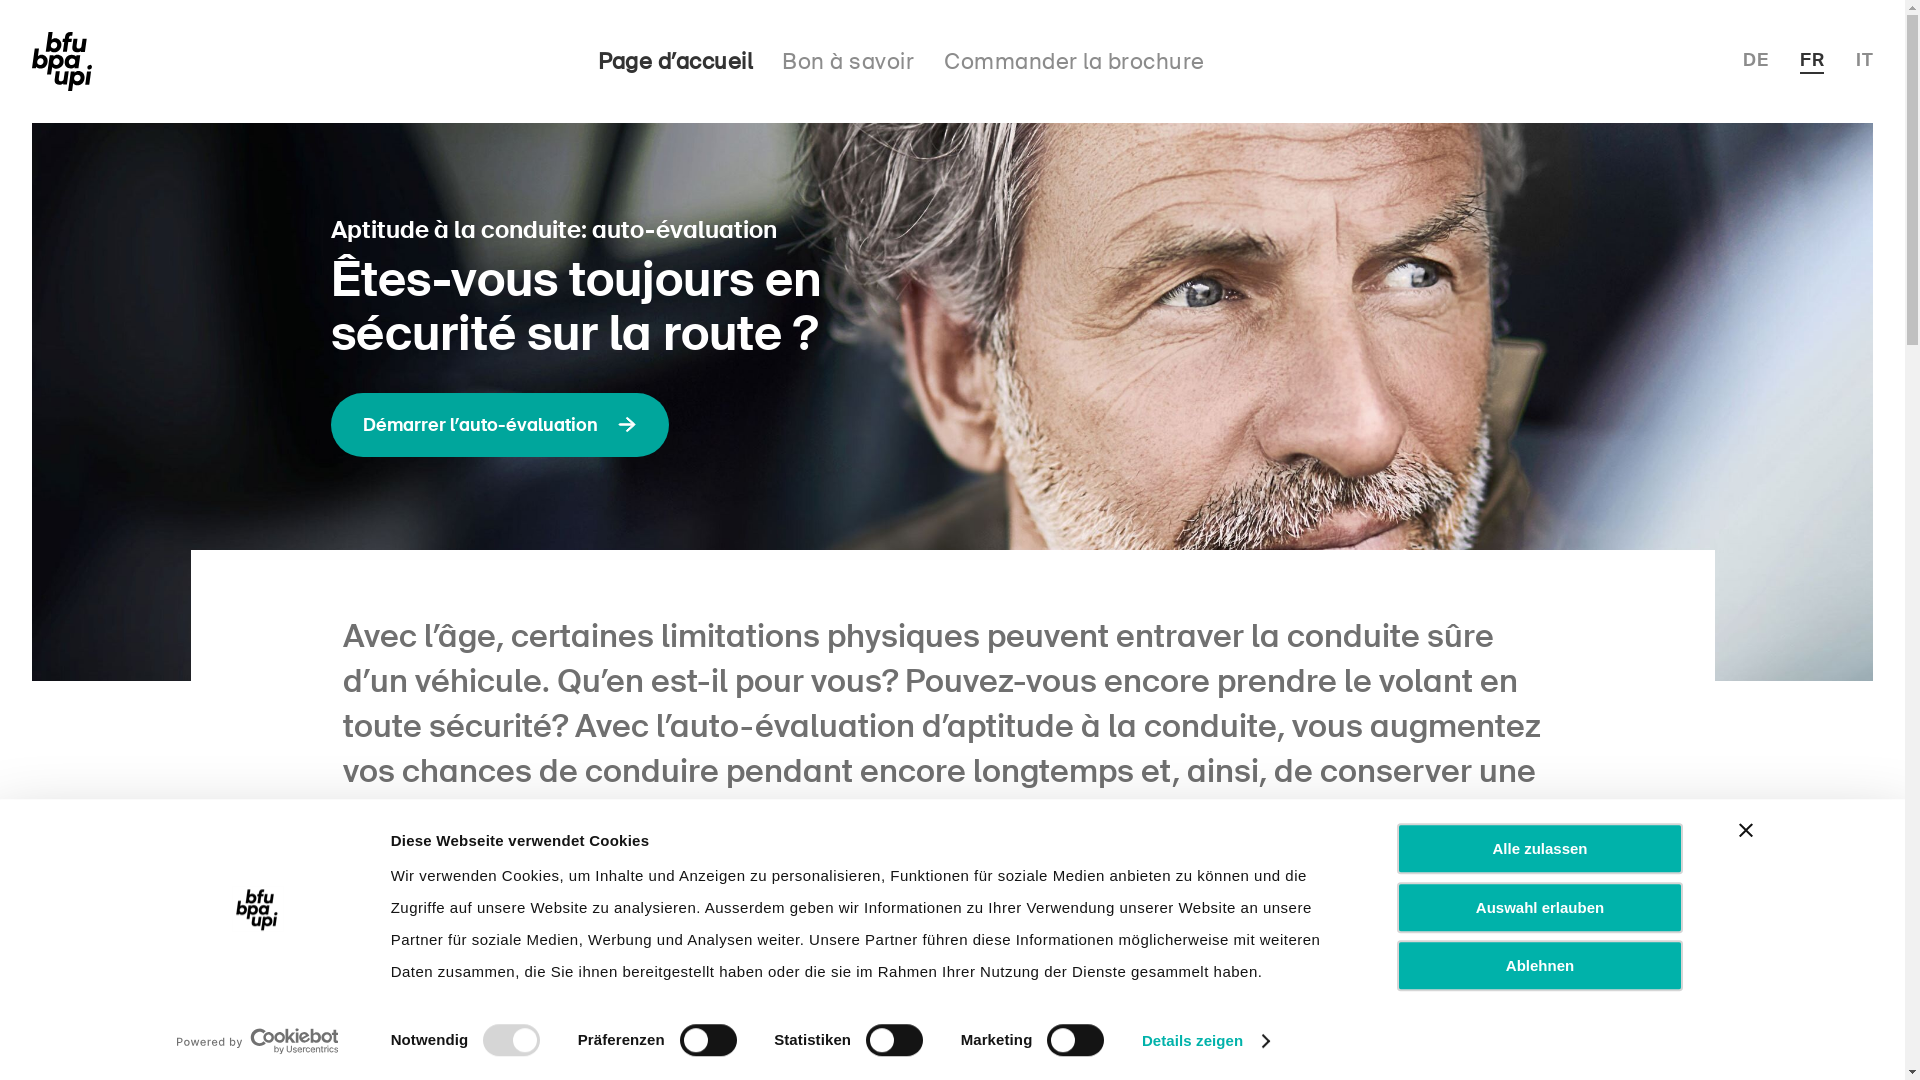 The height and width of the screenshot is (1080, 1920). What do you see at coordinates (1539, 964) in the screenshot?
I see `'Ablehnen'` at bounding box center [1539, 964].